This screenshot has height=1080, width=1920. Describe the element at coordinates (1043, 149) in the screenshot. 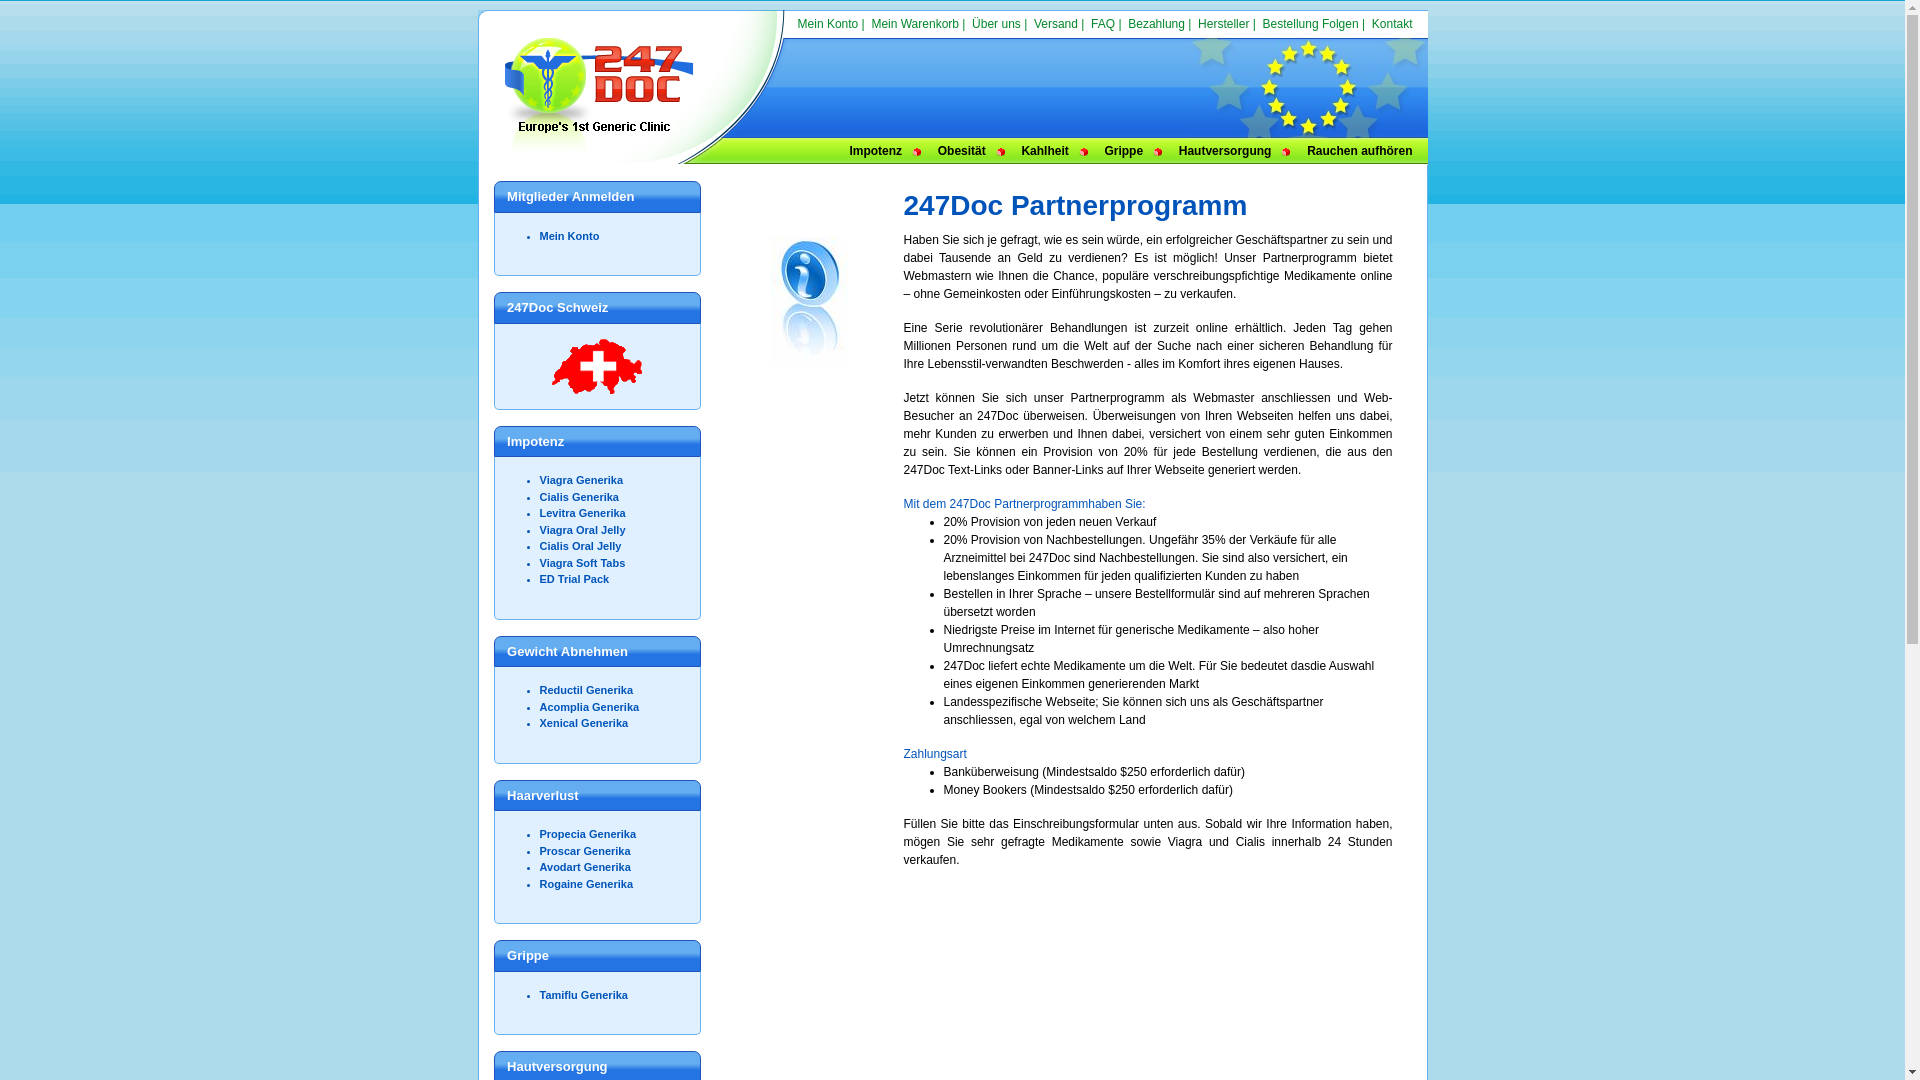

I see `'Kahlheit'` at that location.